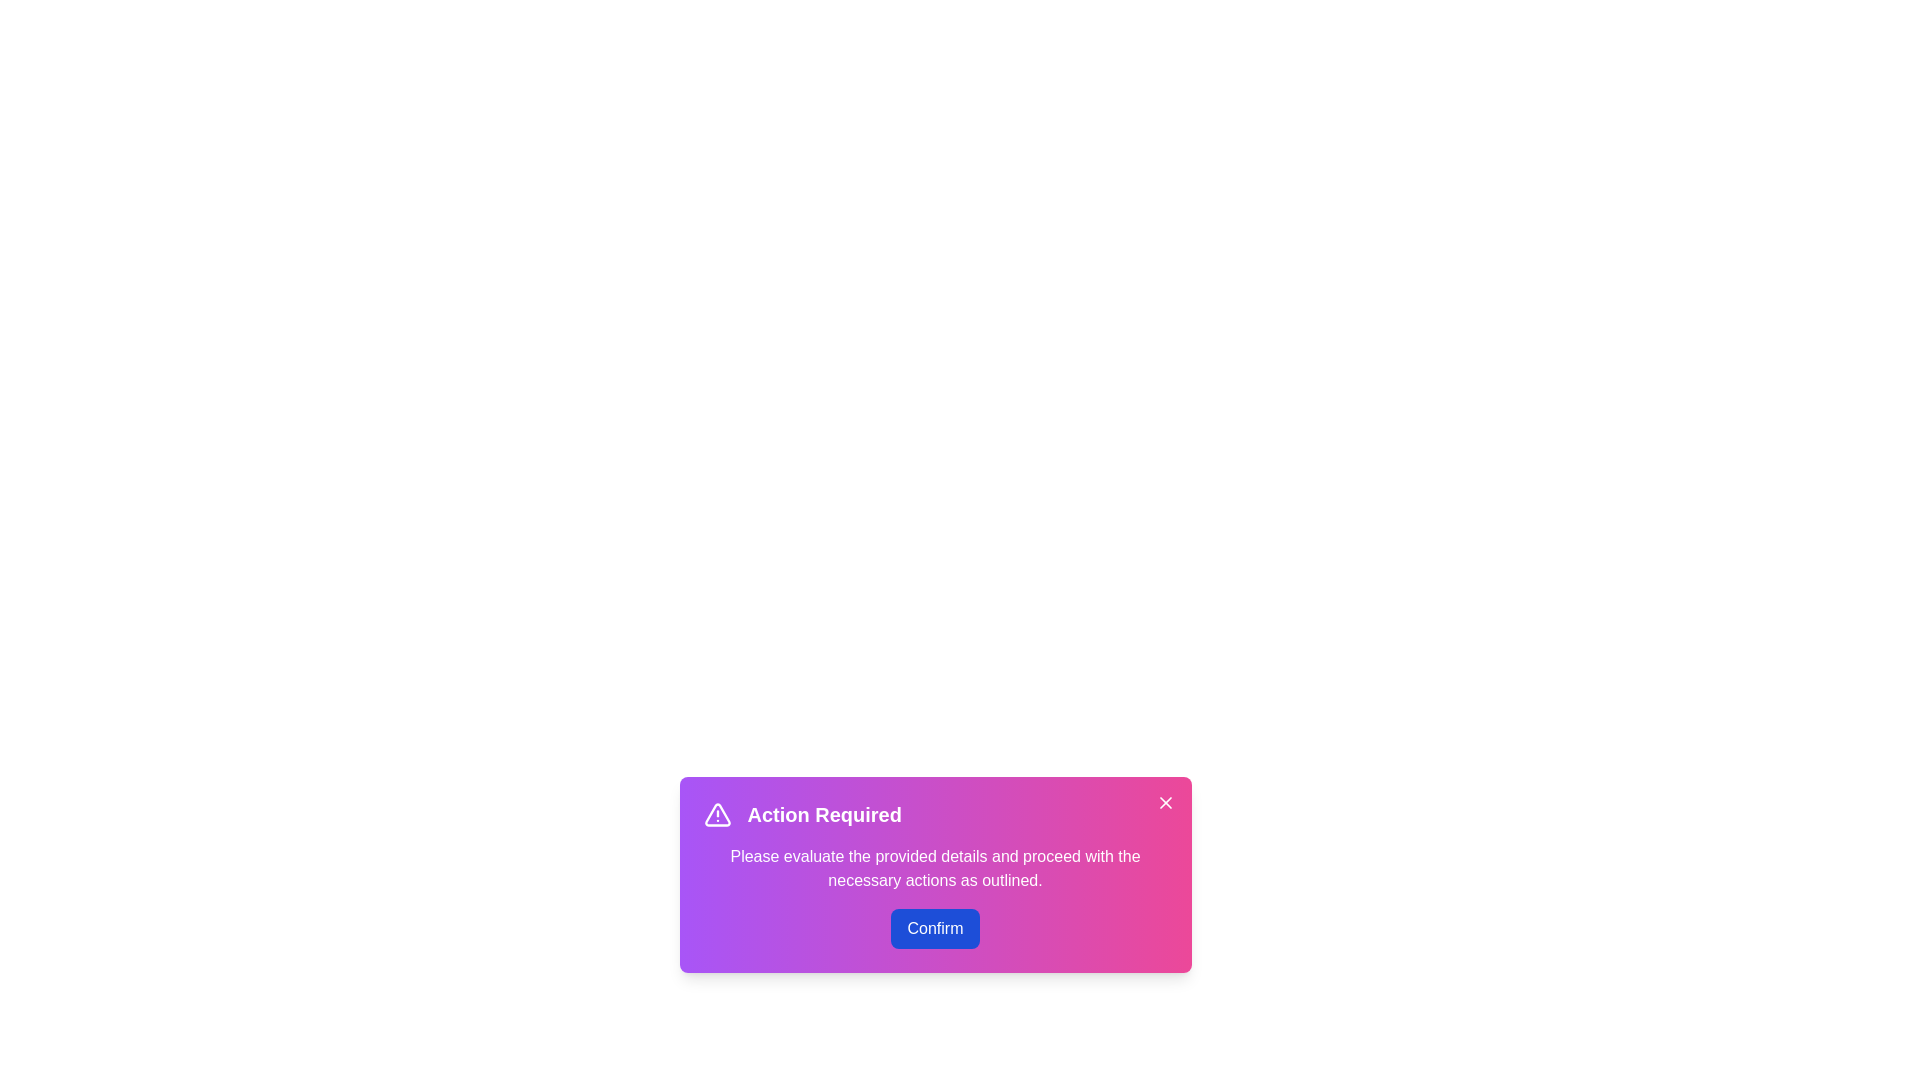  What do you see at coordinates (934, 929) in the screenshot?
I see `the 'Confirm' button to acknowledge the message` at bounding box center [934, 929].